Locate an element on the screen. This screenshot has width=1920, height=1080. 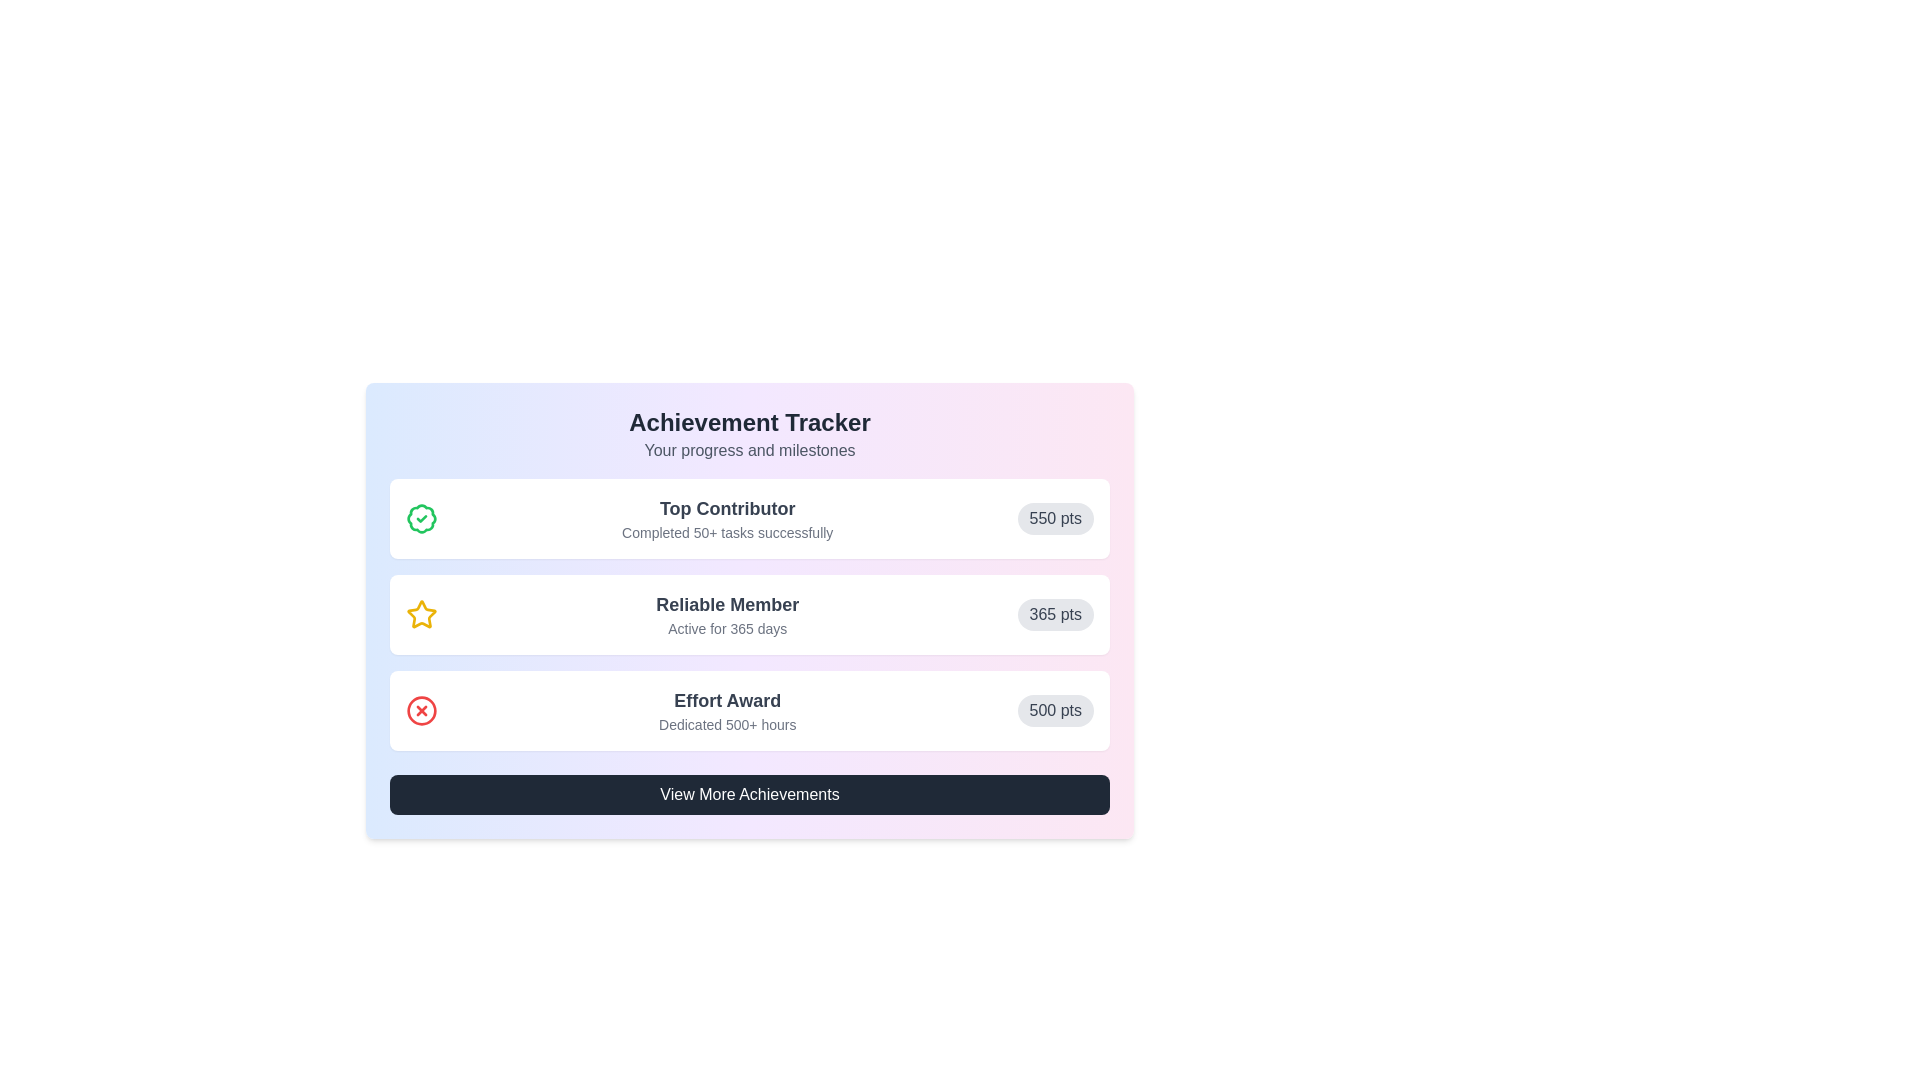
the text label reading 'Dedicated 500+ hours' which is located beneath the title 'Effort Award' in the achievements list to possibly see additional details is located at coordinates (726, 725).